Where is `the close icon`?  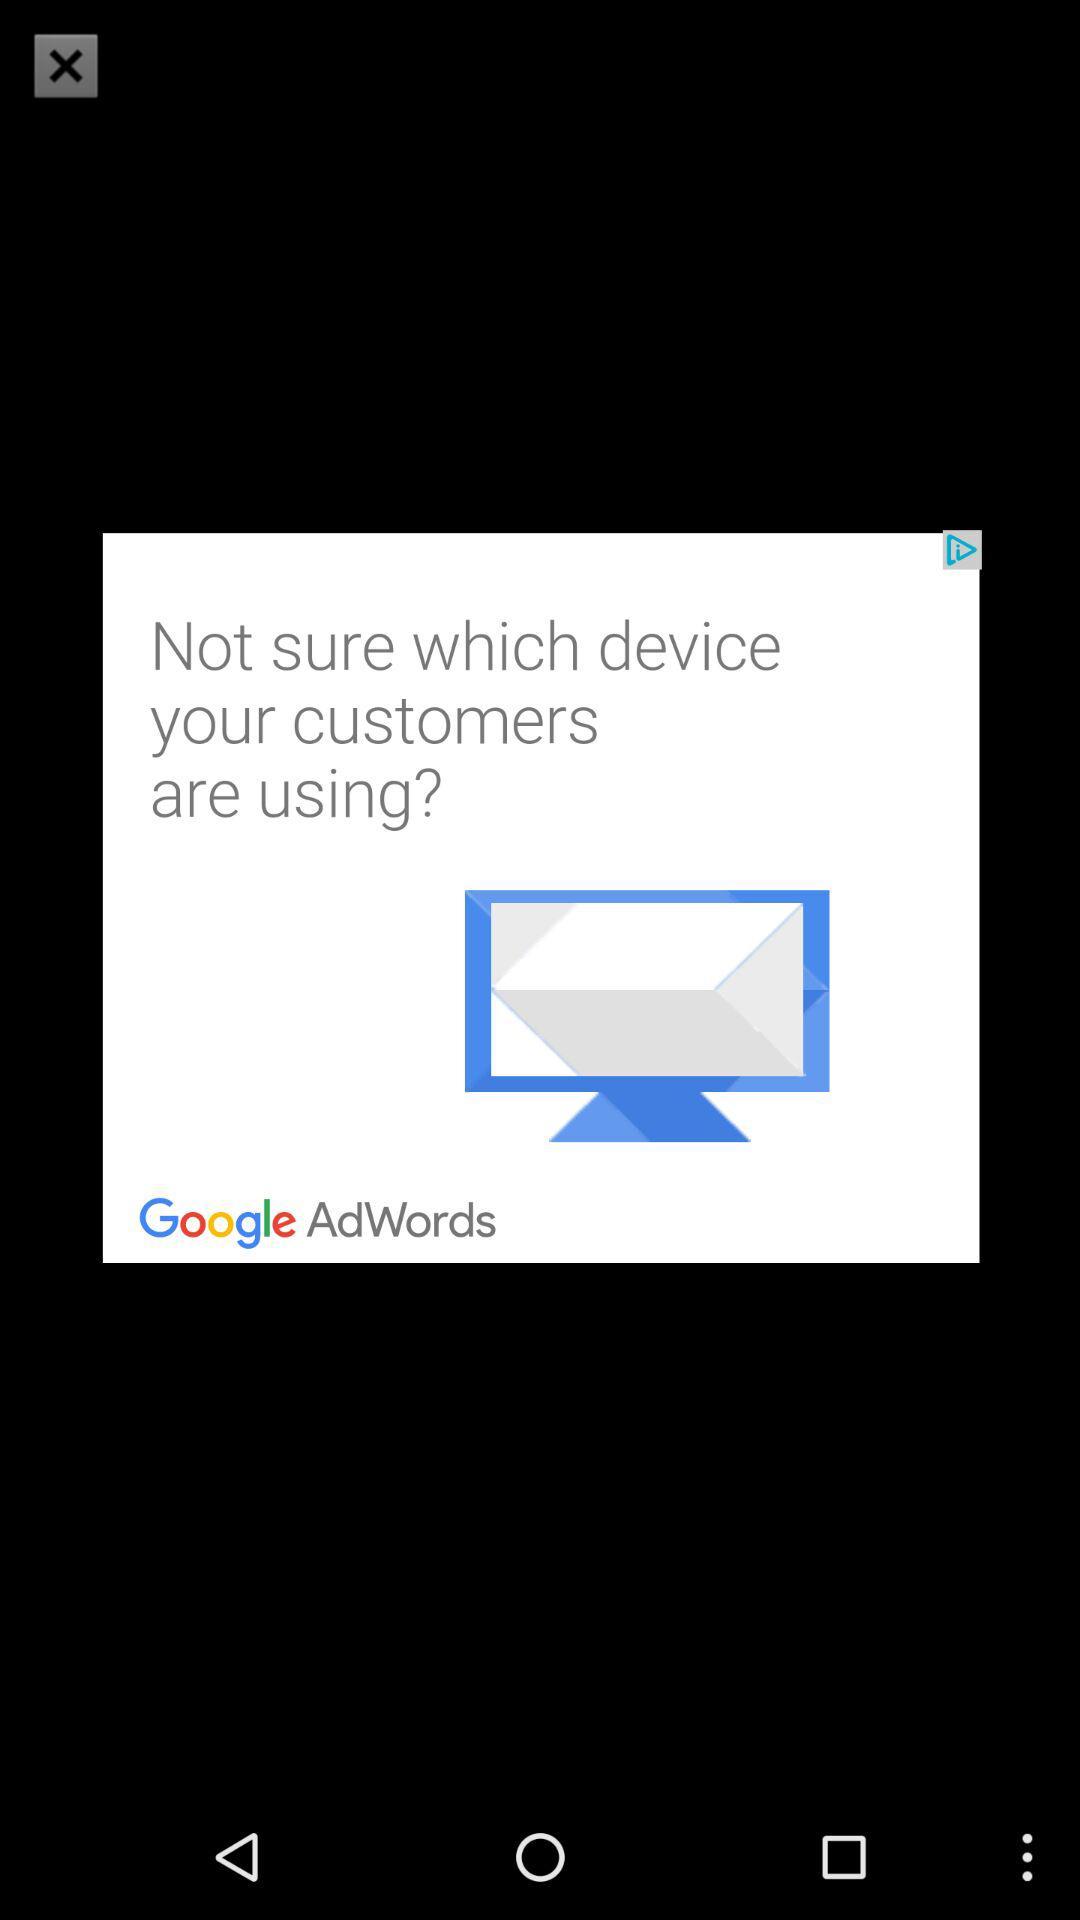 the close icon is located at coordinates (64, 70).